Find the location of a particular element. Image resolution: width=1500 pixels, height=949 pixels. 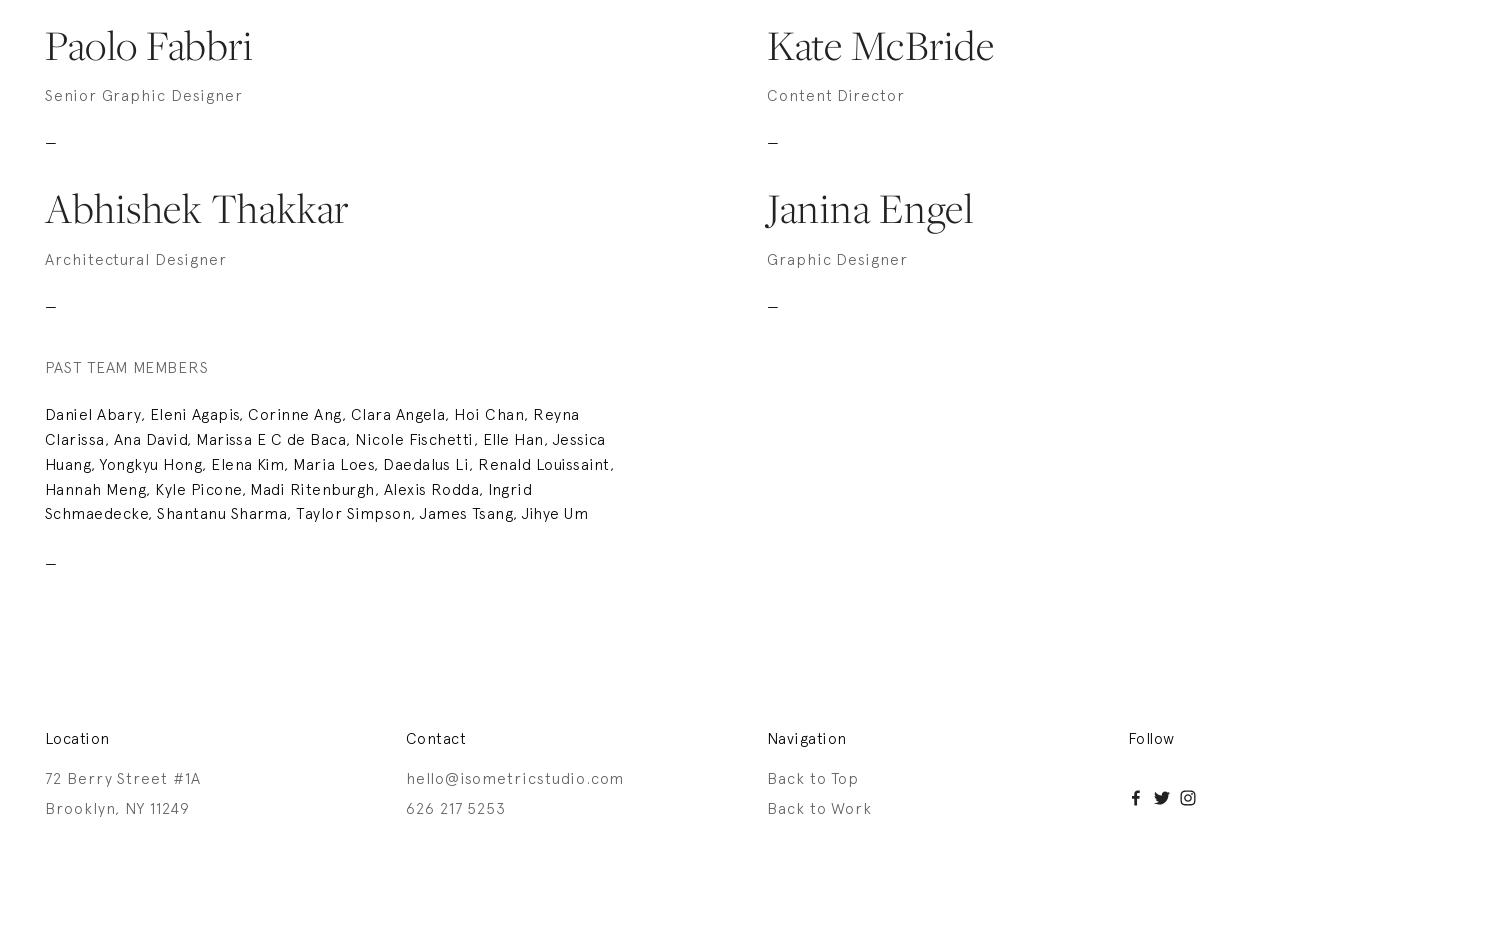

'Navigation' is located at coordinates (806, 738).